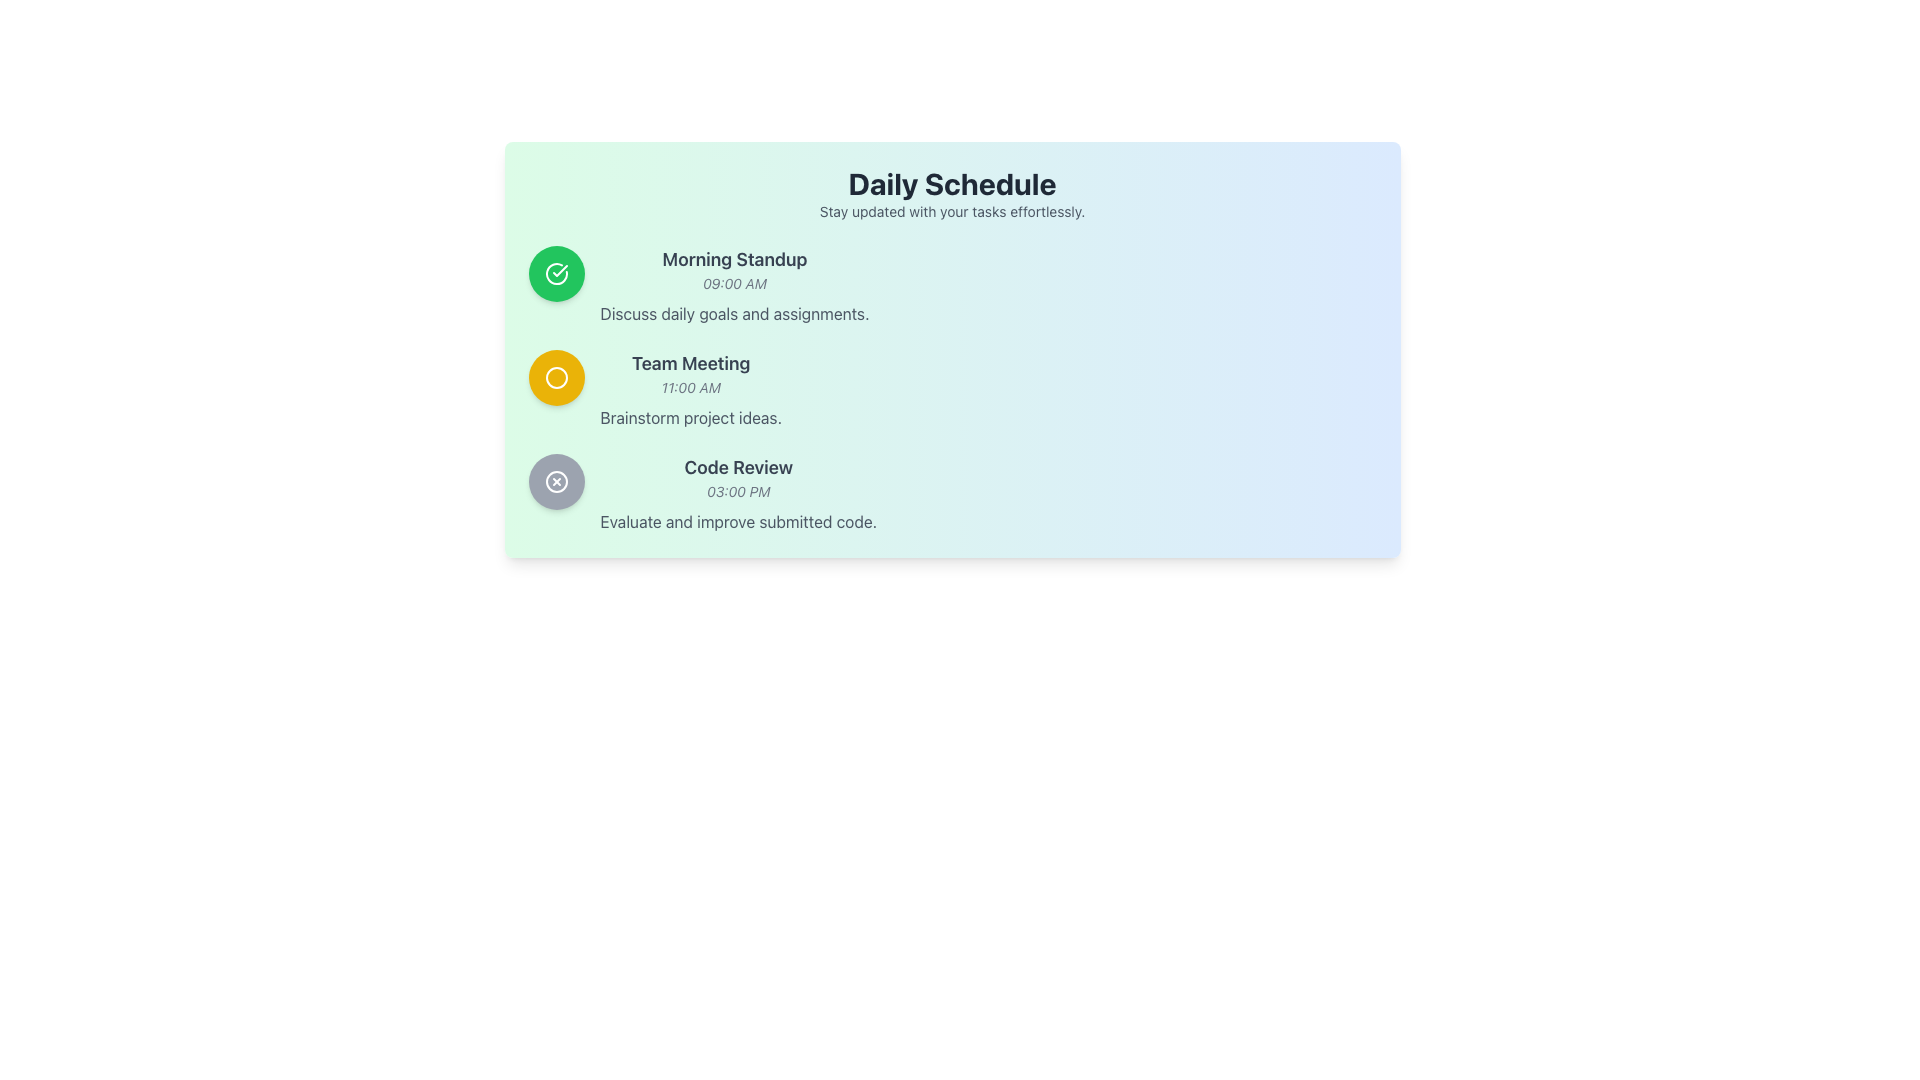  I want to click on the first schedule list item titled 'Morning Standup', which includes the title, timestamp, and description, so click(951, 285).